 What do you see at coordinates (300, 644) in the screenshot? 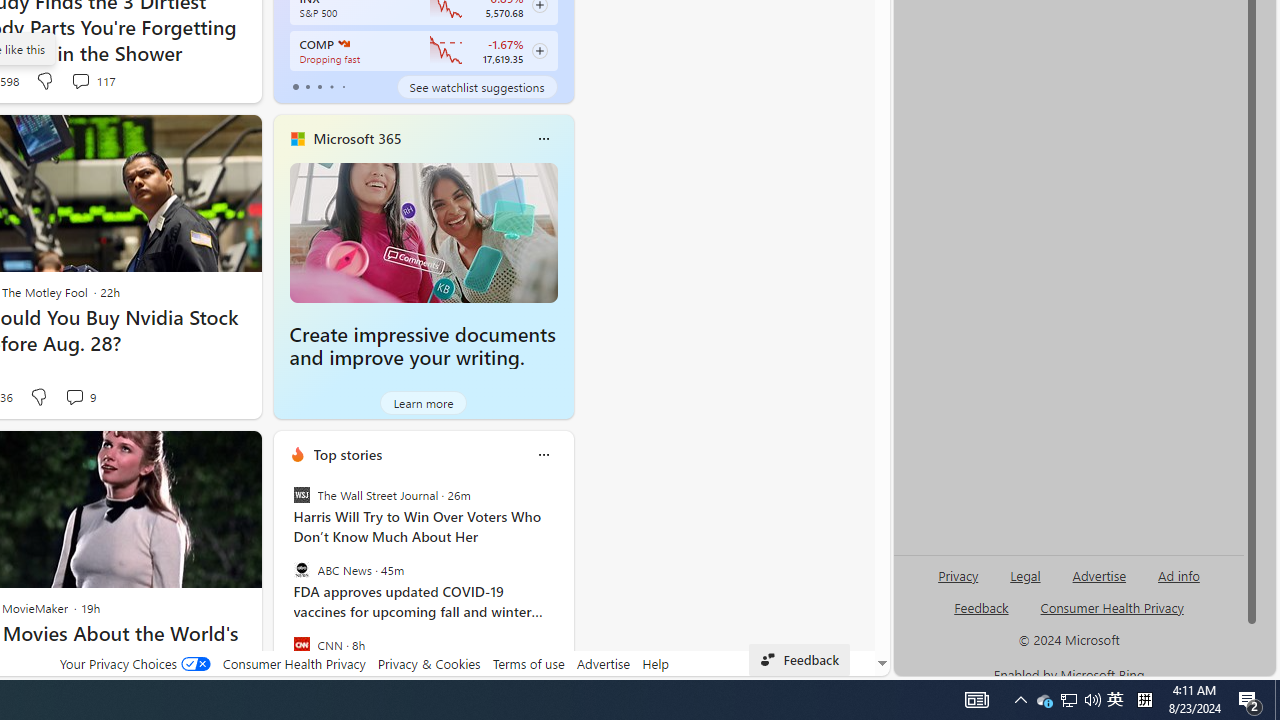
I see `'CNN'` at bounding box center [300, 644].